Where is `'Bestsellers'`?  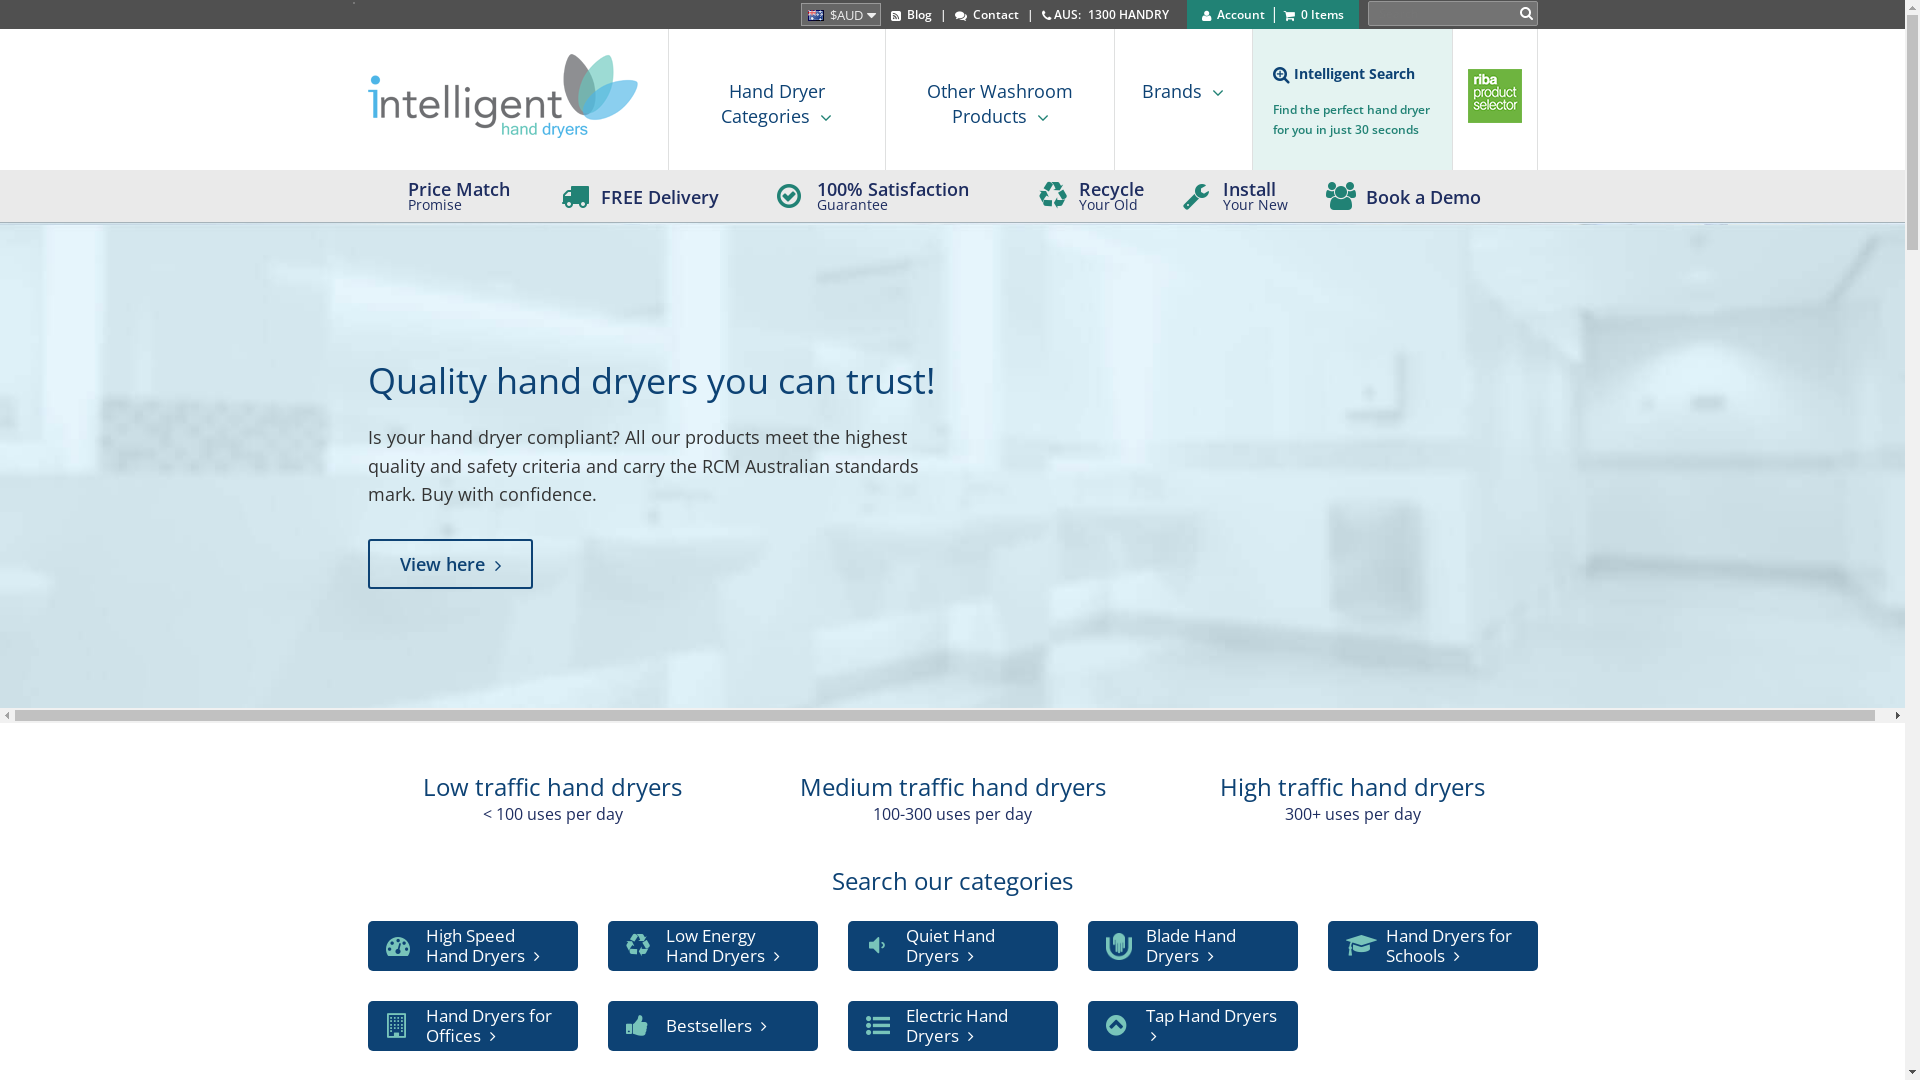 'Bestsellers' is located at coordinates (607, 1026).